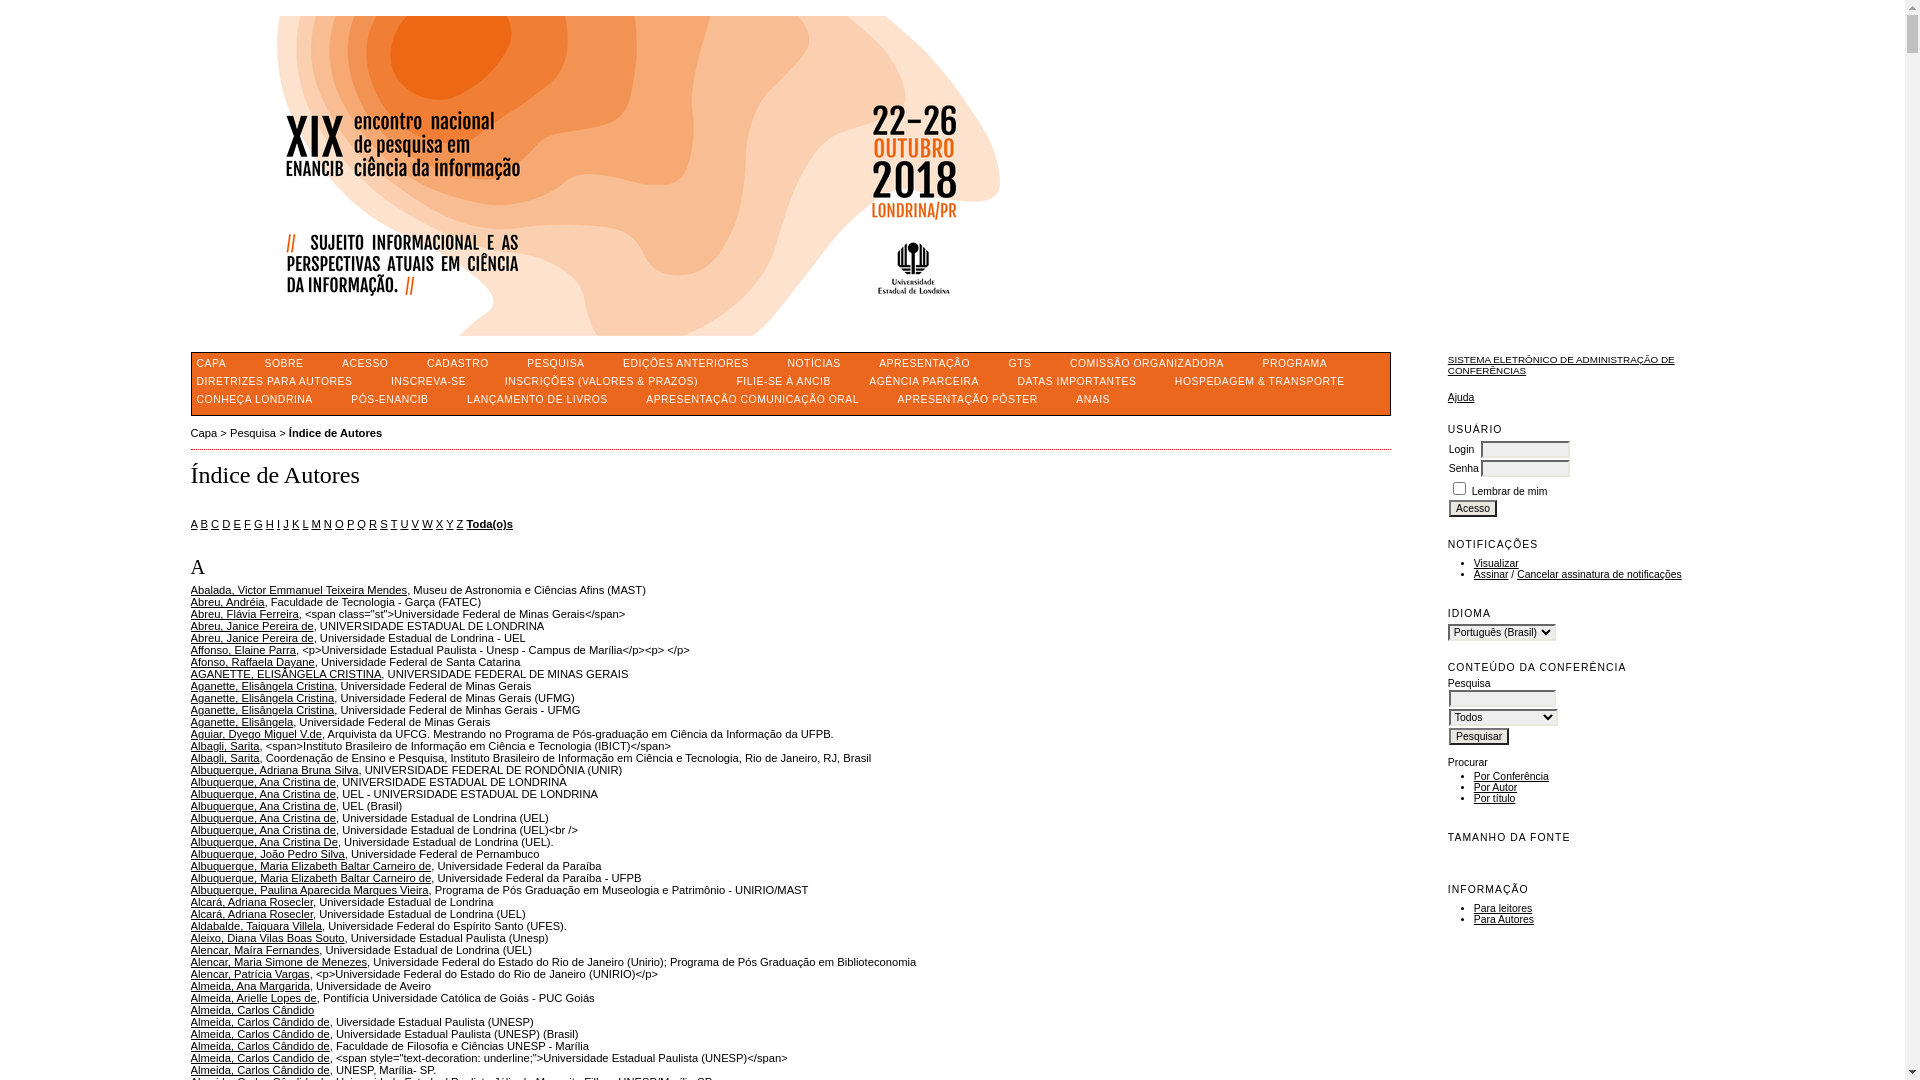 Image resolution: width=1920 pixels, height=1080 pixels. What do you see at coordinates (364, 363) in the screenshot?
I see `'ACESSO'` at bounding box center [364, 363].